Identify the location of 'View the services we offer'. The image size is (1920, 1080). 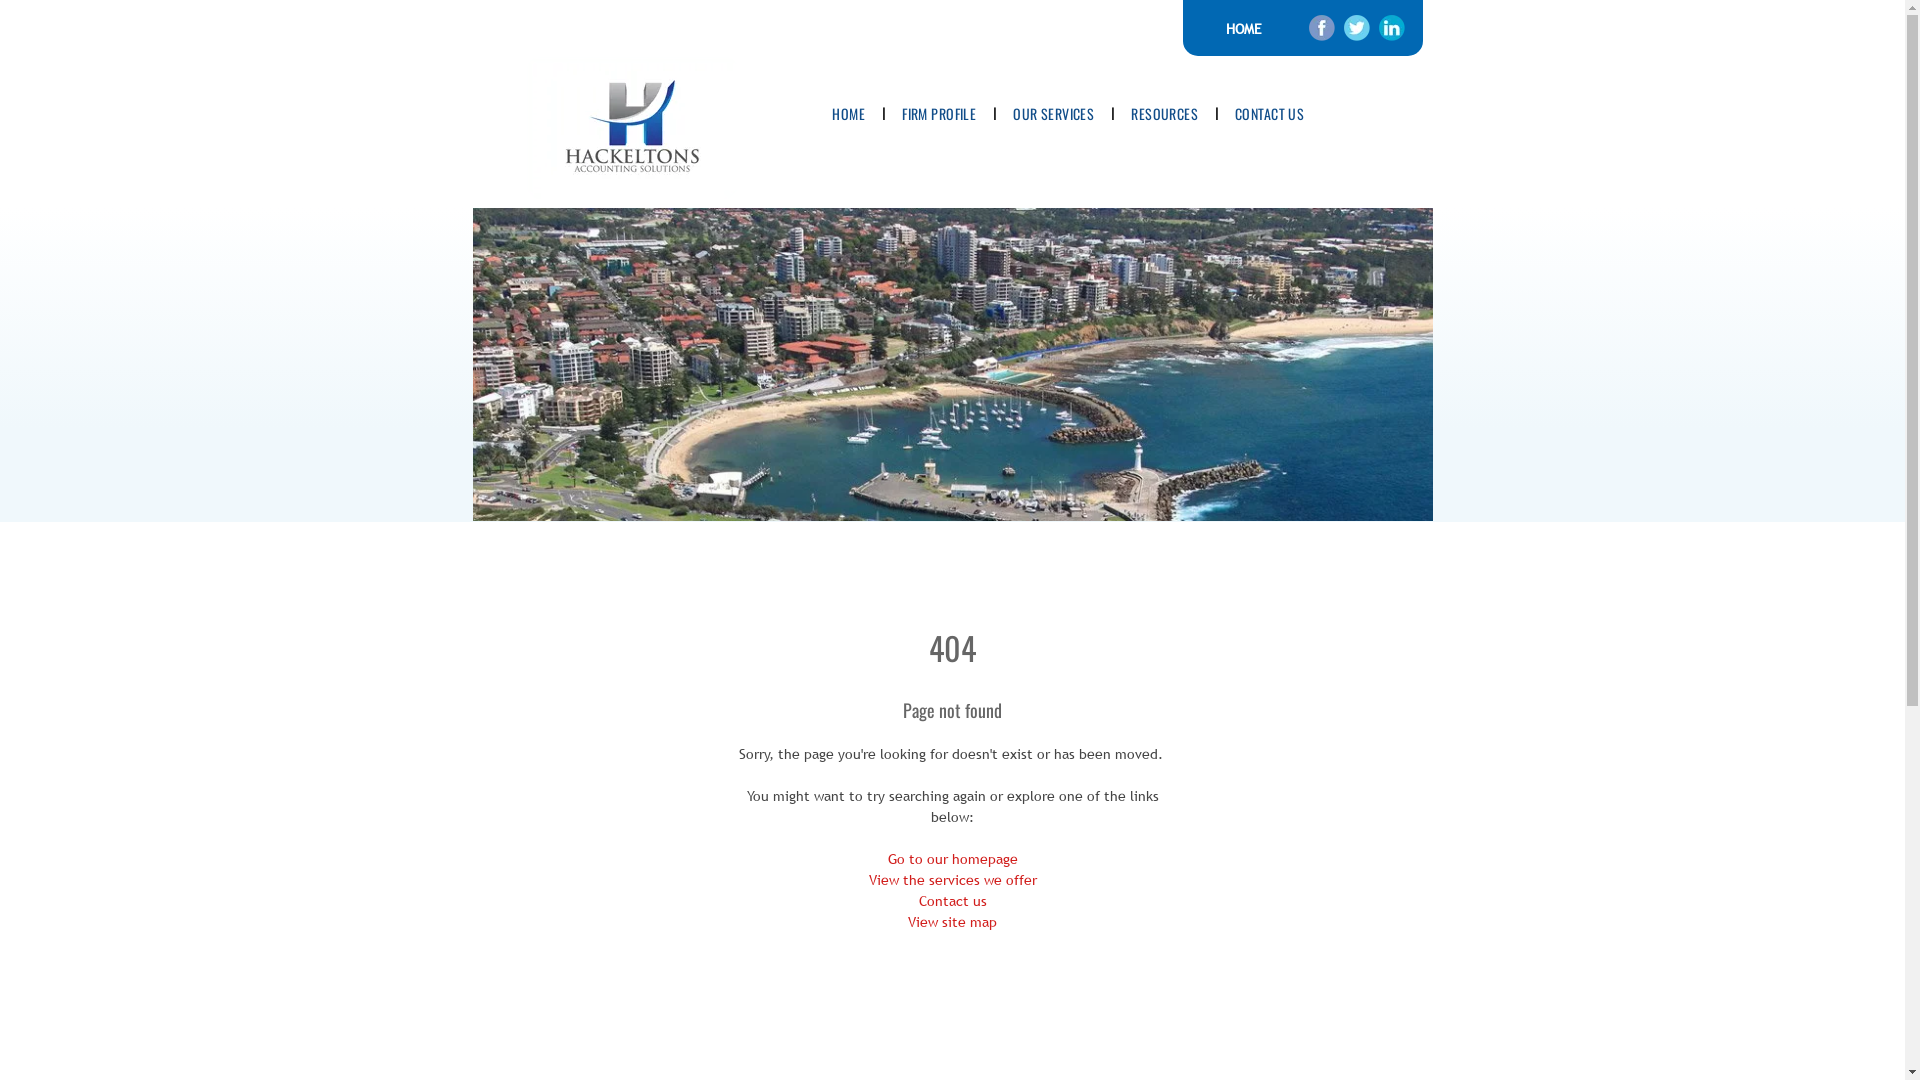
(950, 878).